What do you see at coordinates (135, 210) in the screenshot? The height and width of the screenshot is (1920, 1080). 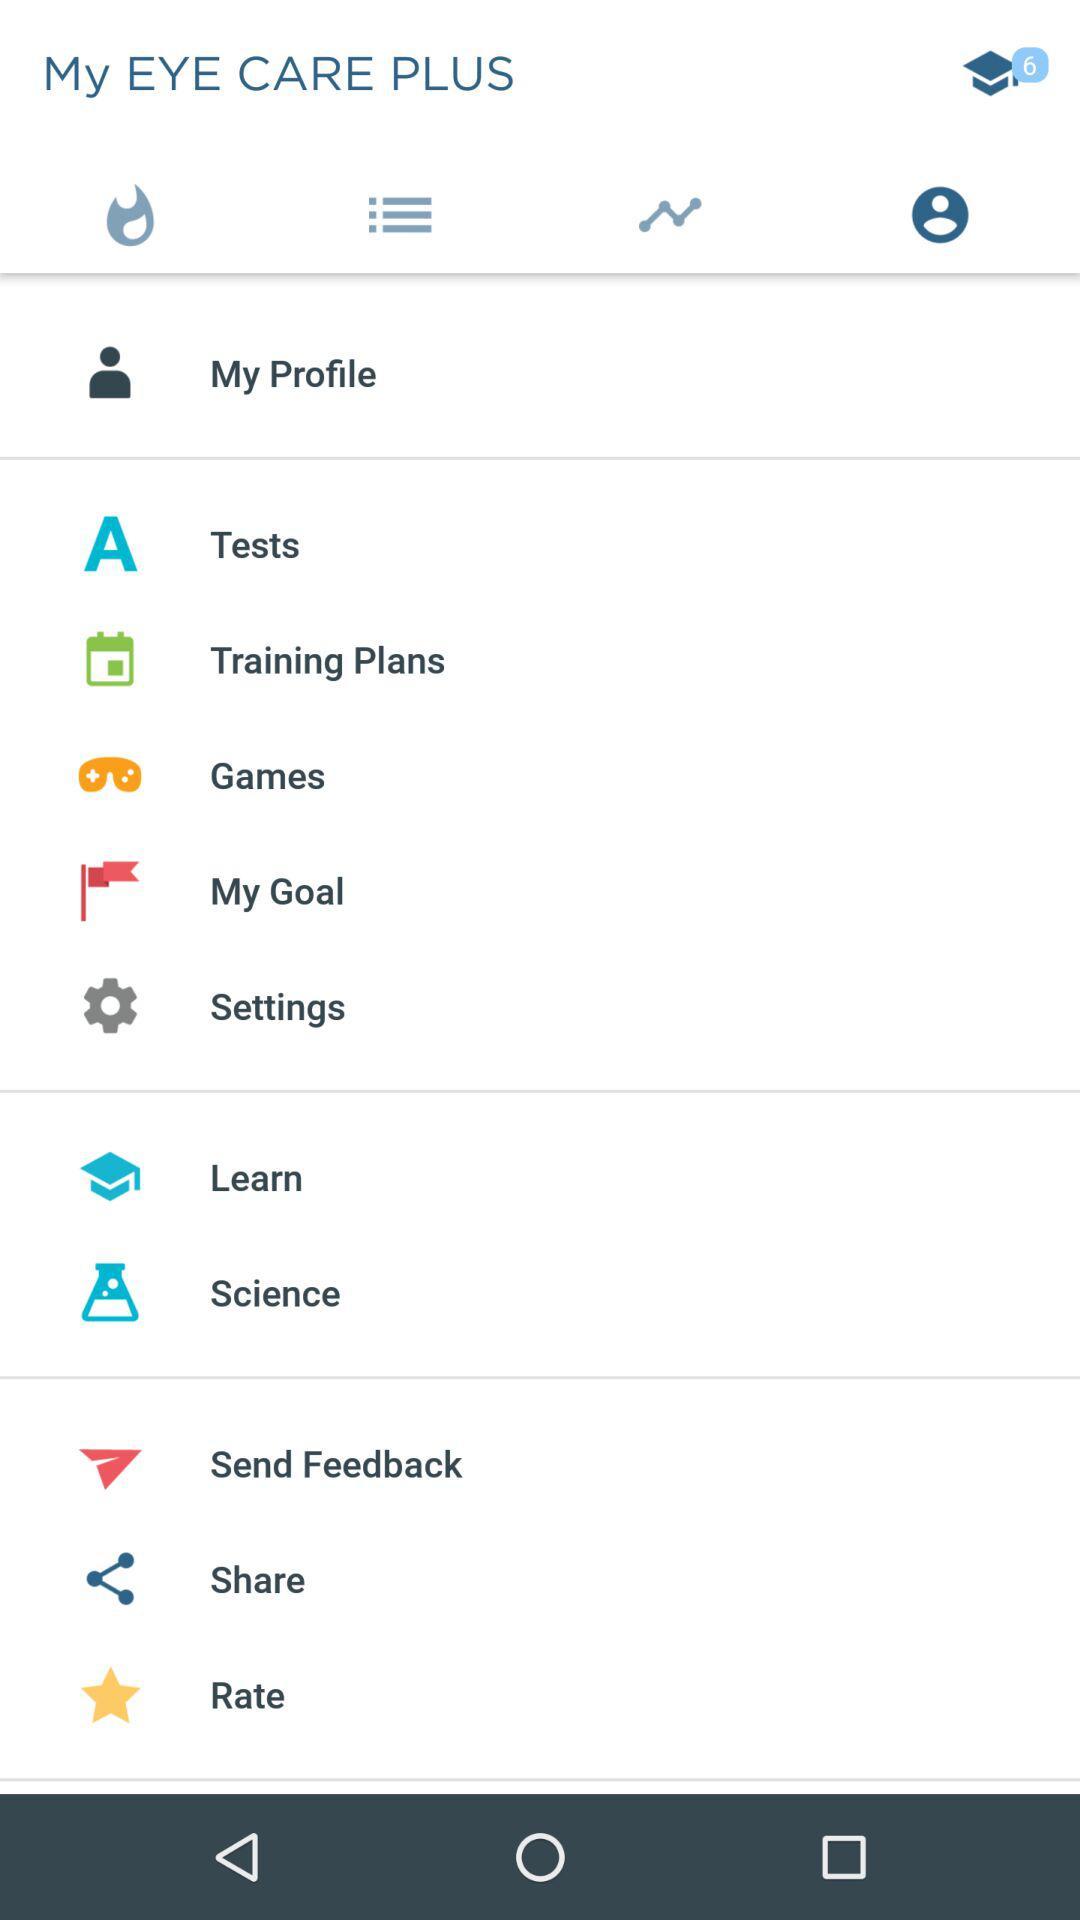 I see `the    icon` at bounding box center [135, 210].